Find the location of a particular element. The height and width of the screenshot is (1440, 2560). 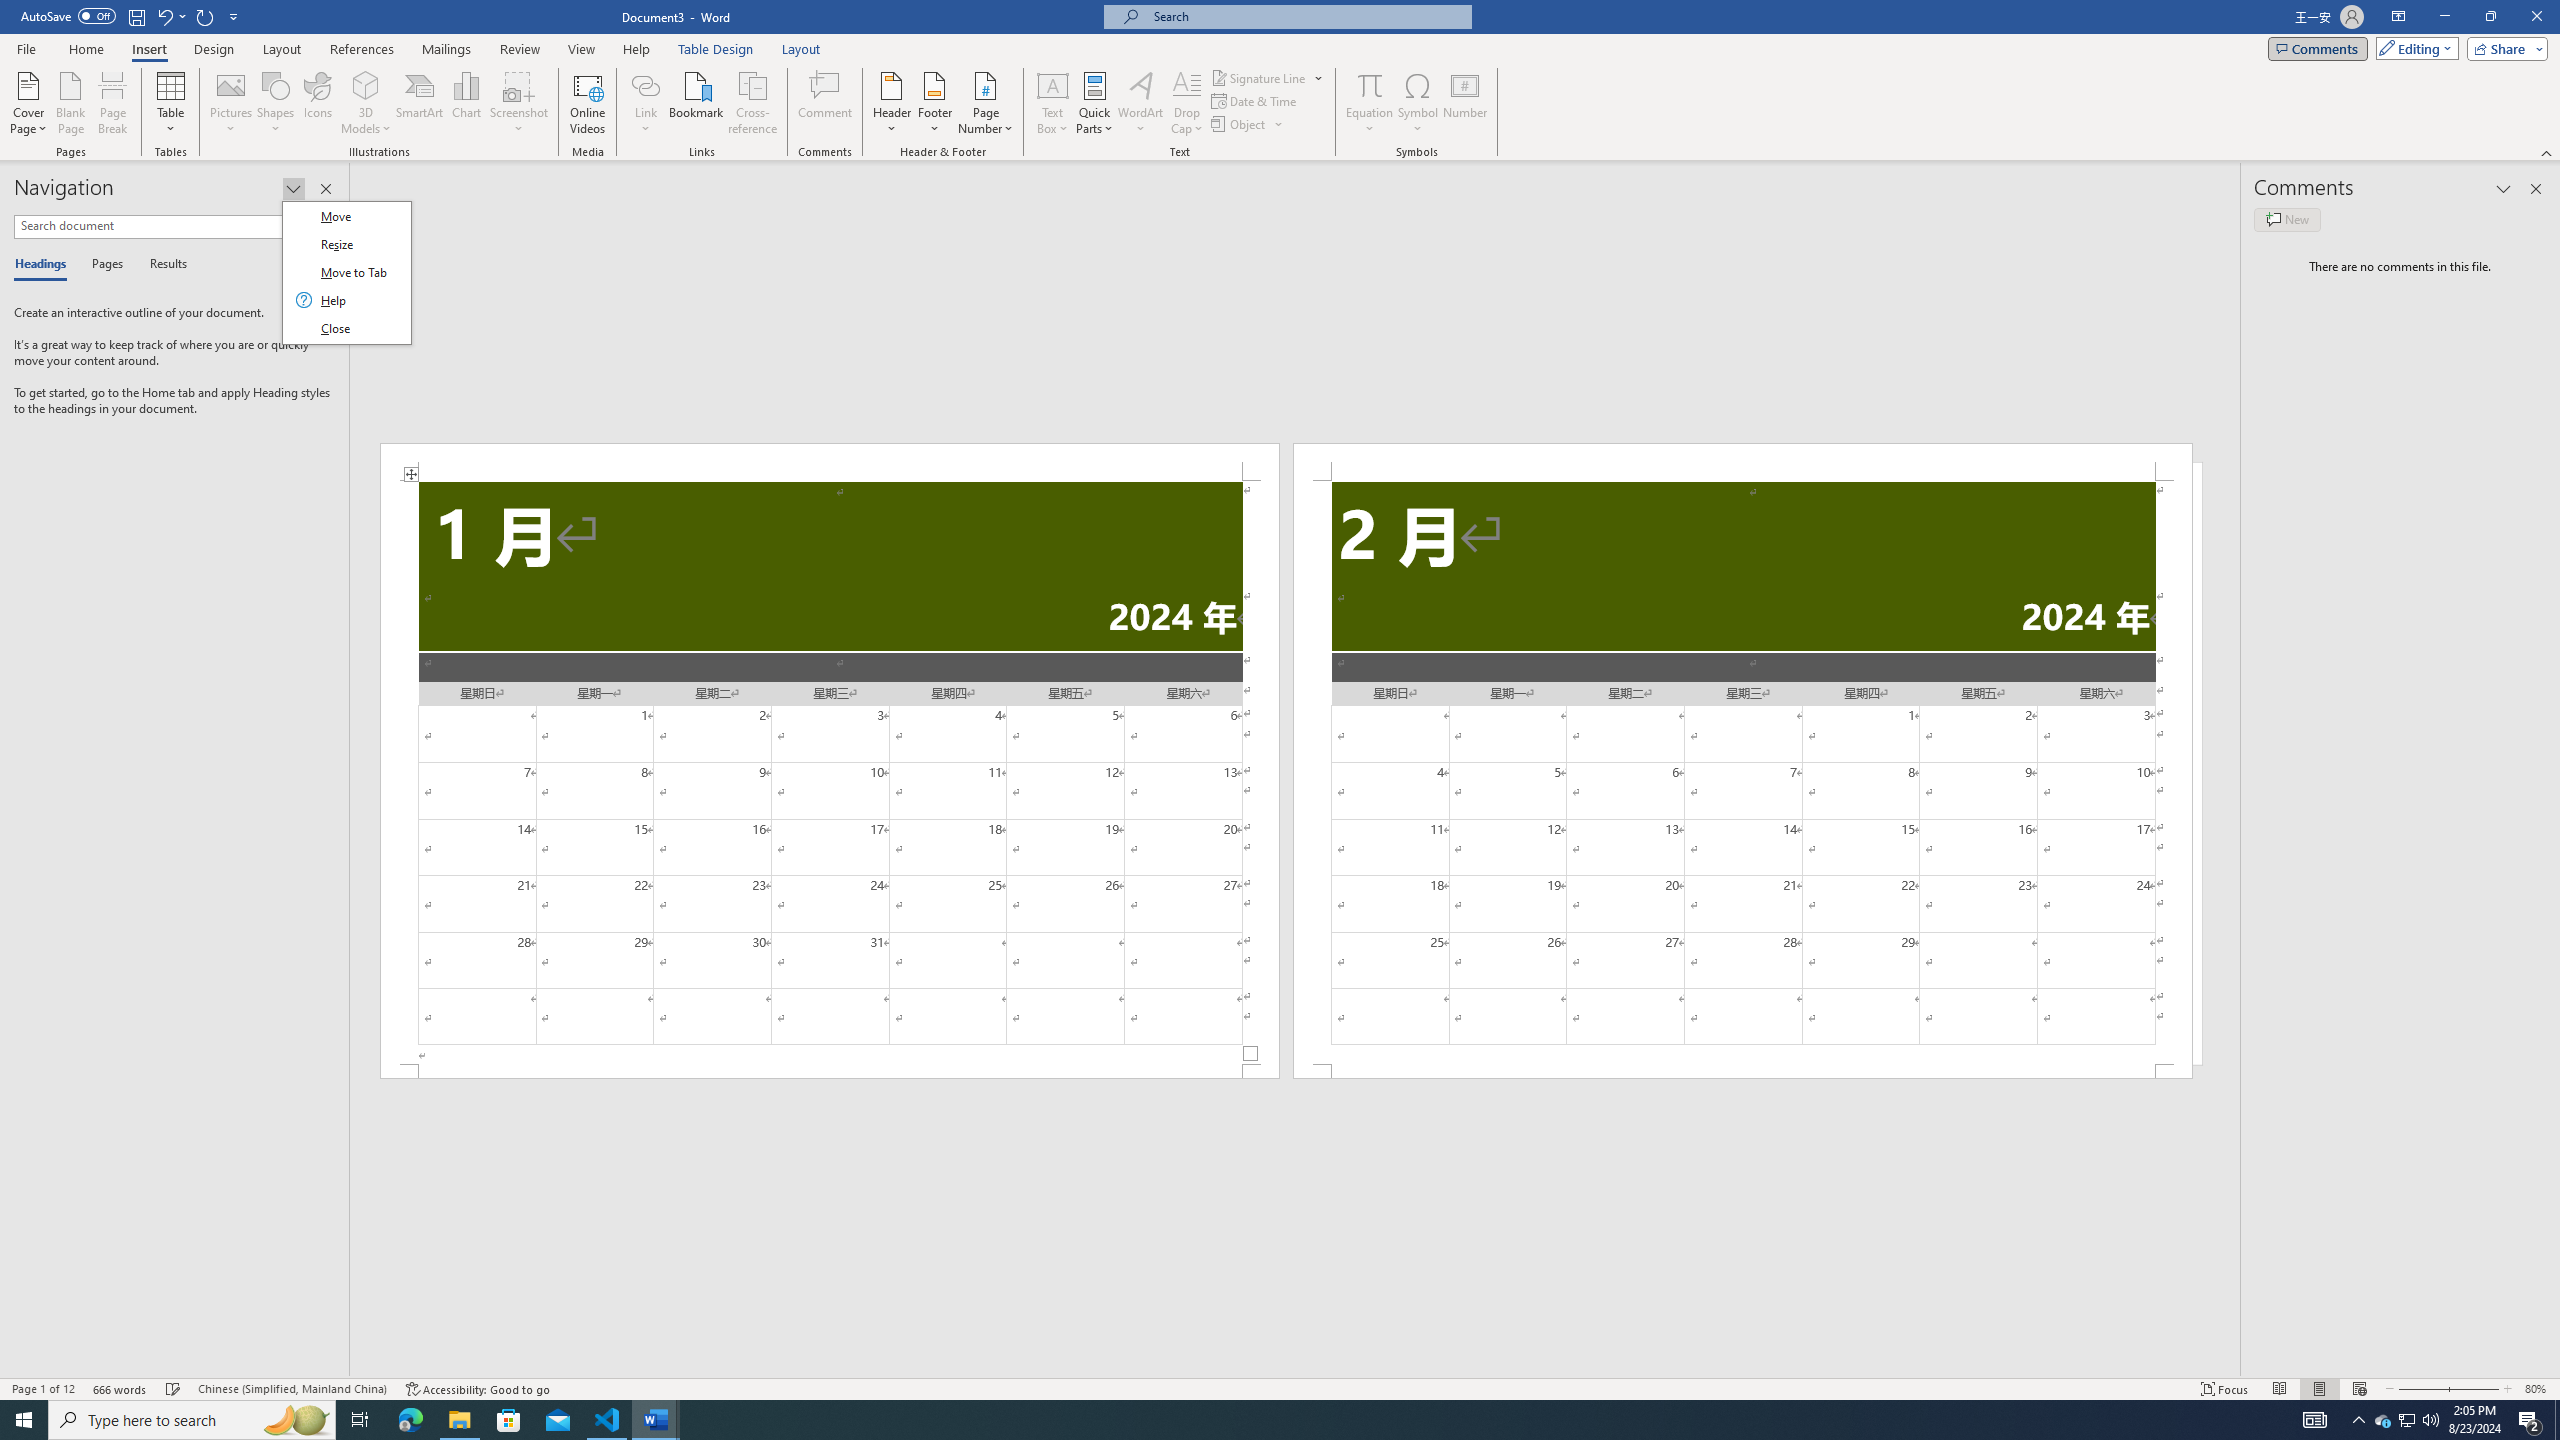

'Type here to search' is located at coordinates (191, 1418).